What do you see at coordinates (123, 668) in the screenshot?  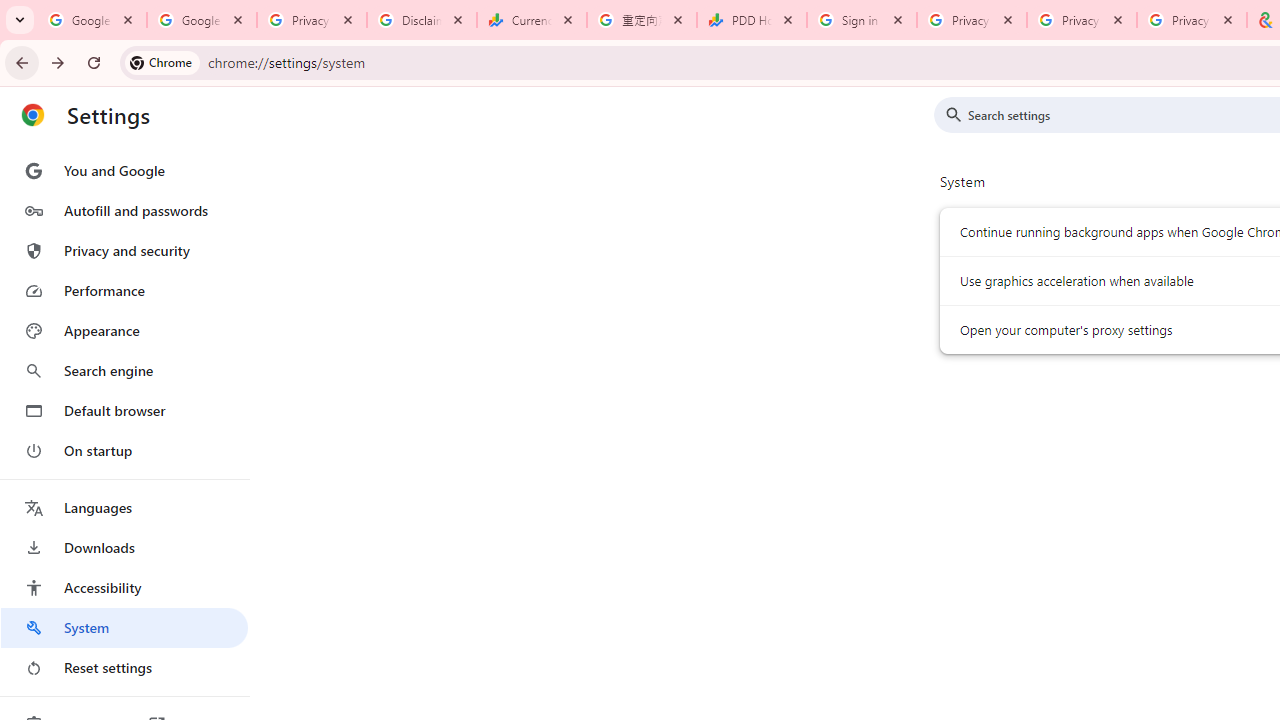 I see `'Reset settings'` at bounding box center [123, 668].